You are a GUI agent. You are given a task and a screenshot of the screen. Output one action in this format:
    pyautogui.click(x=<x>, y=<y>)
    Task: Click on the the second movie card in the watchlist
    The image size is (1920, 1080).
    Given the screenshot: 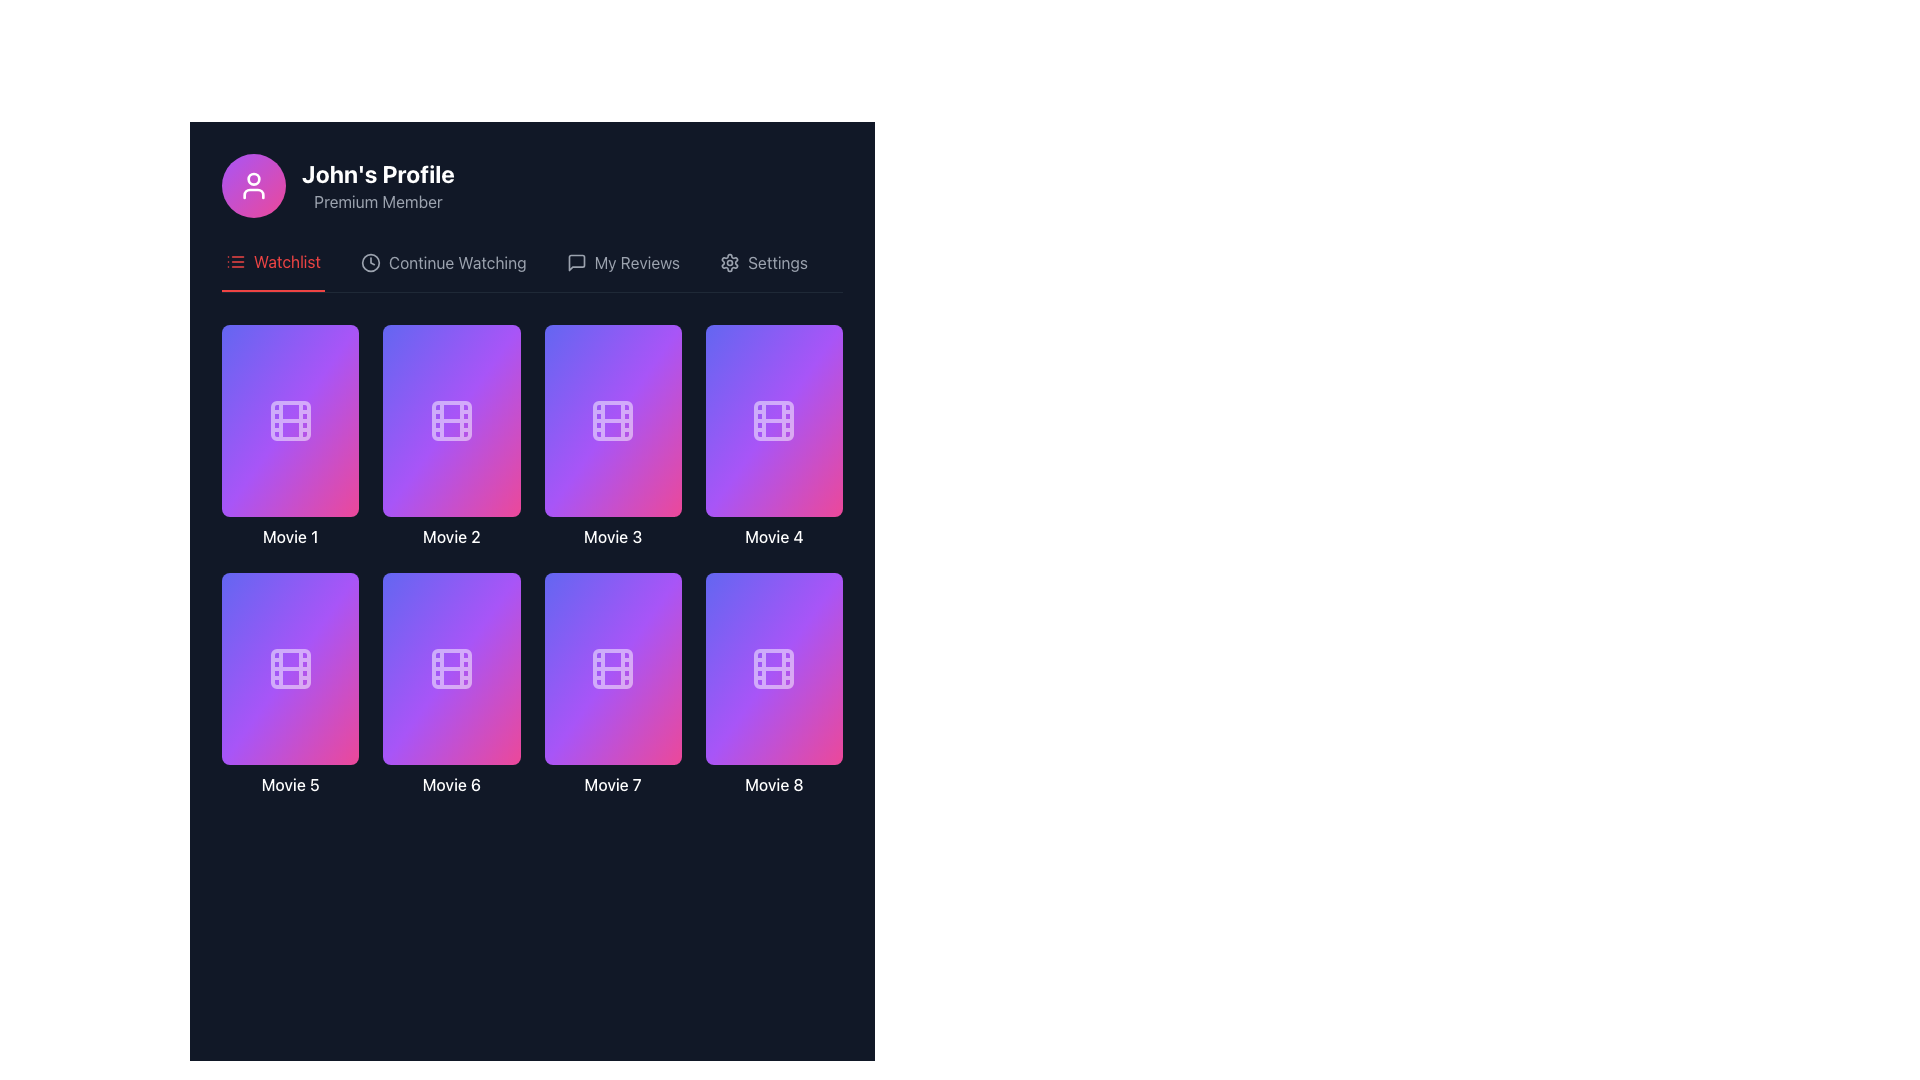 What is the action you would take?
    pyautogui.click(x=450, y=435)
    